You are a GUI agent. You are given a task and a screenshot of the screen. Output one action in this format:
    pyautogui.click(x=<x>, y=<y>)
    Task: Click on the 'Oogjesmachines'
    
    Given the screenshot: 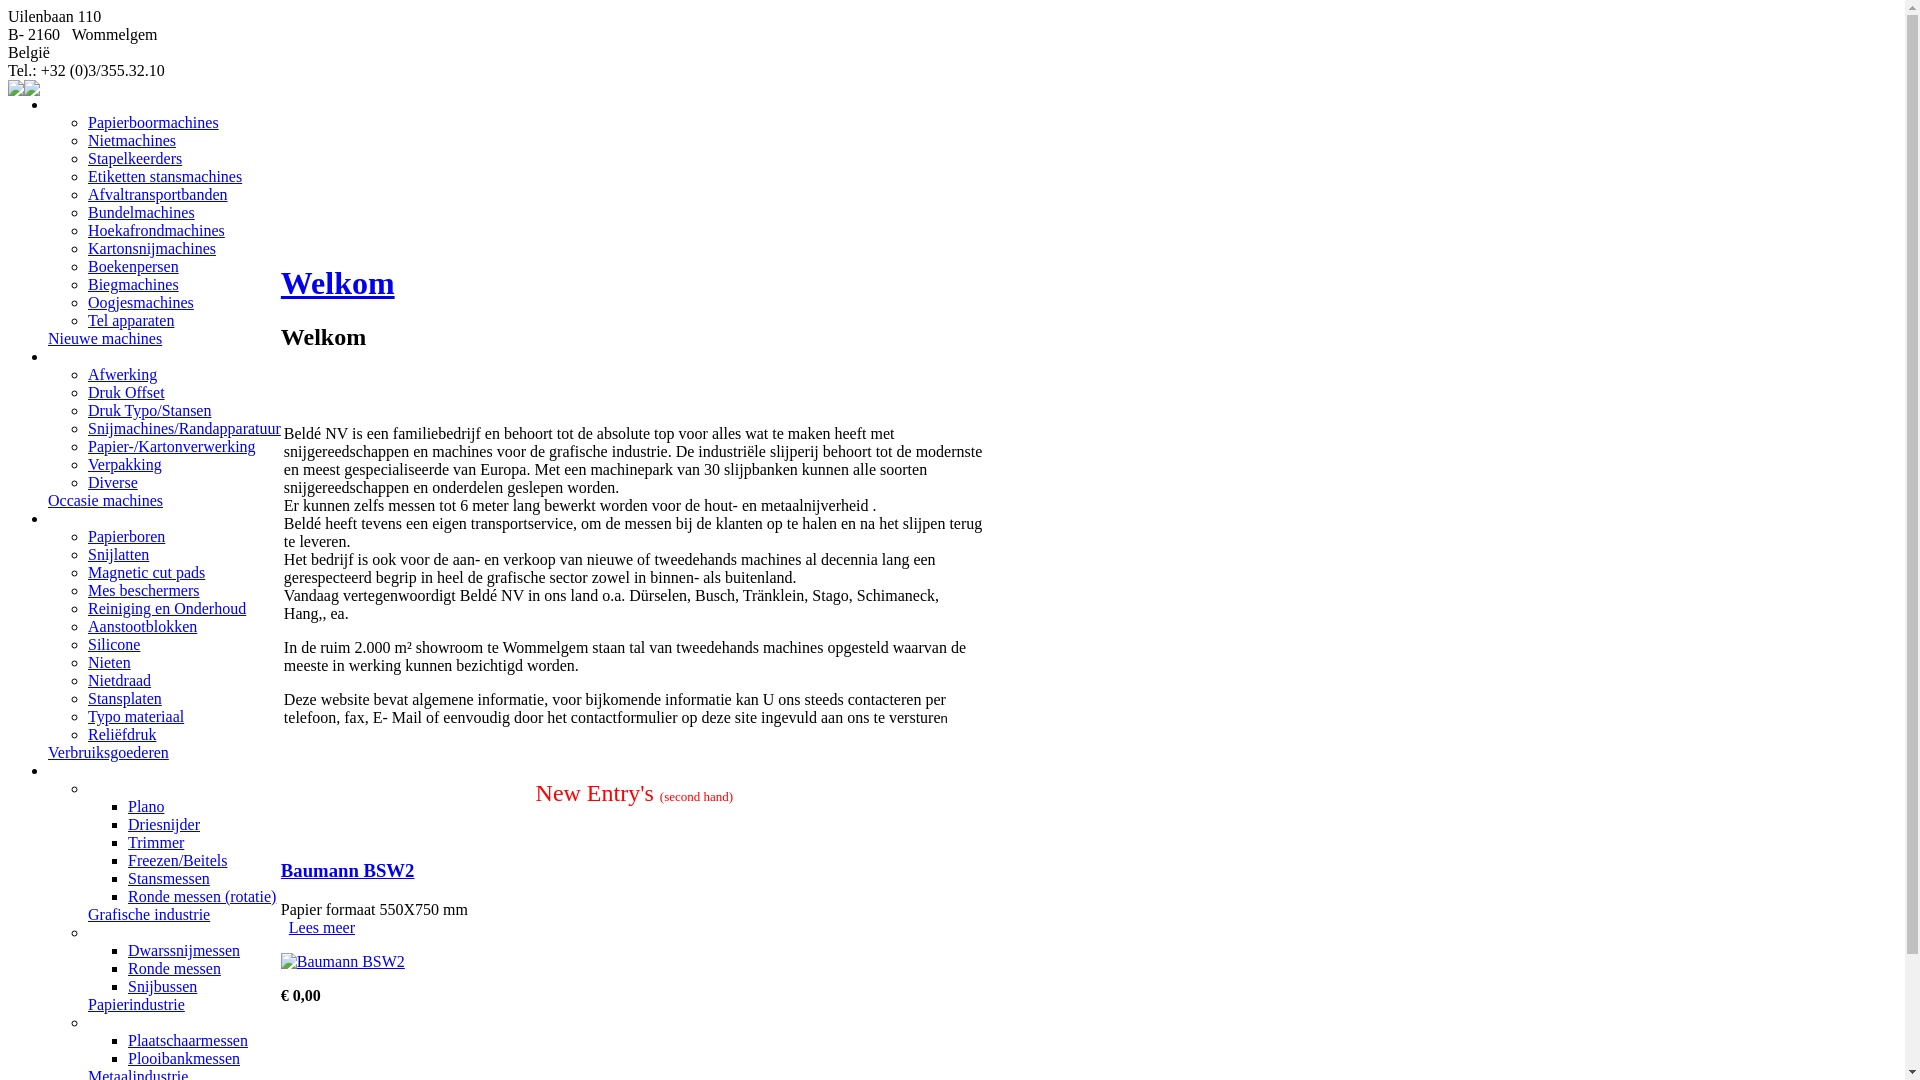 What is the action you would take?
    pyautogui.click(x=139, y=302)
    